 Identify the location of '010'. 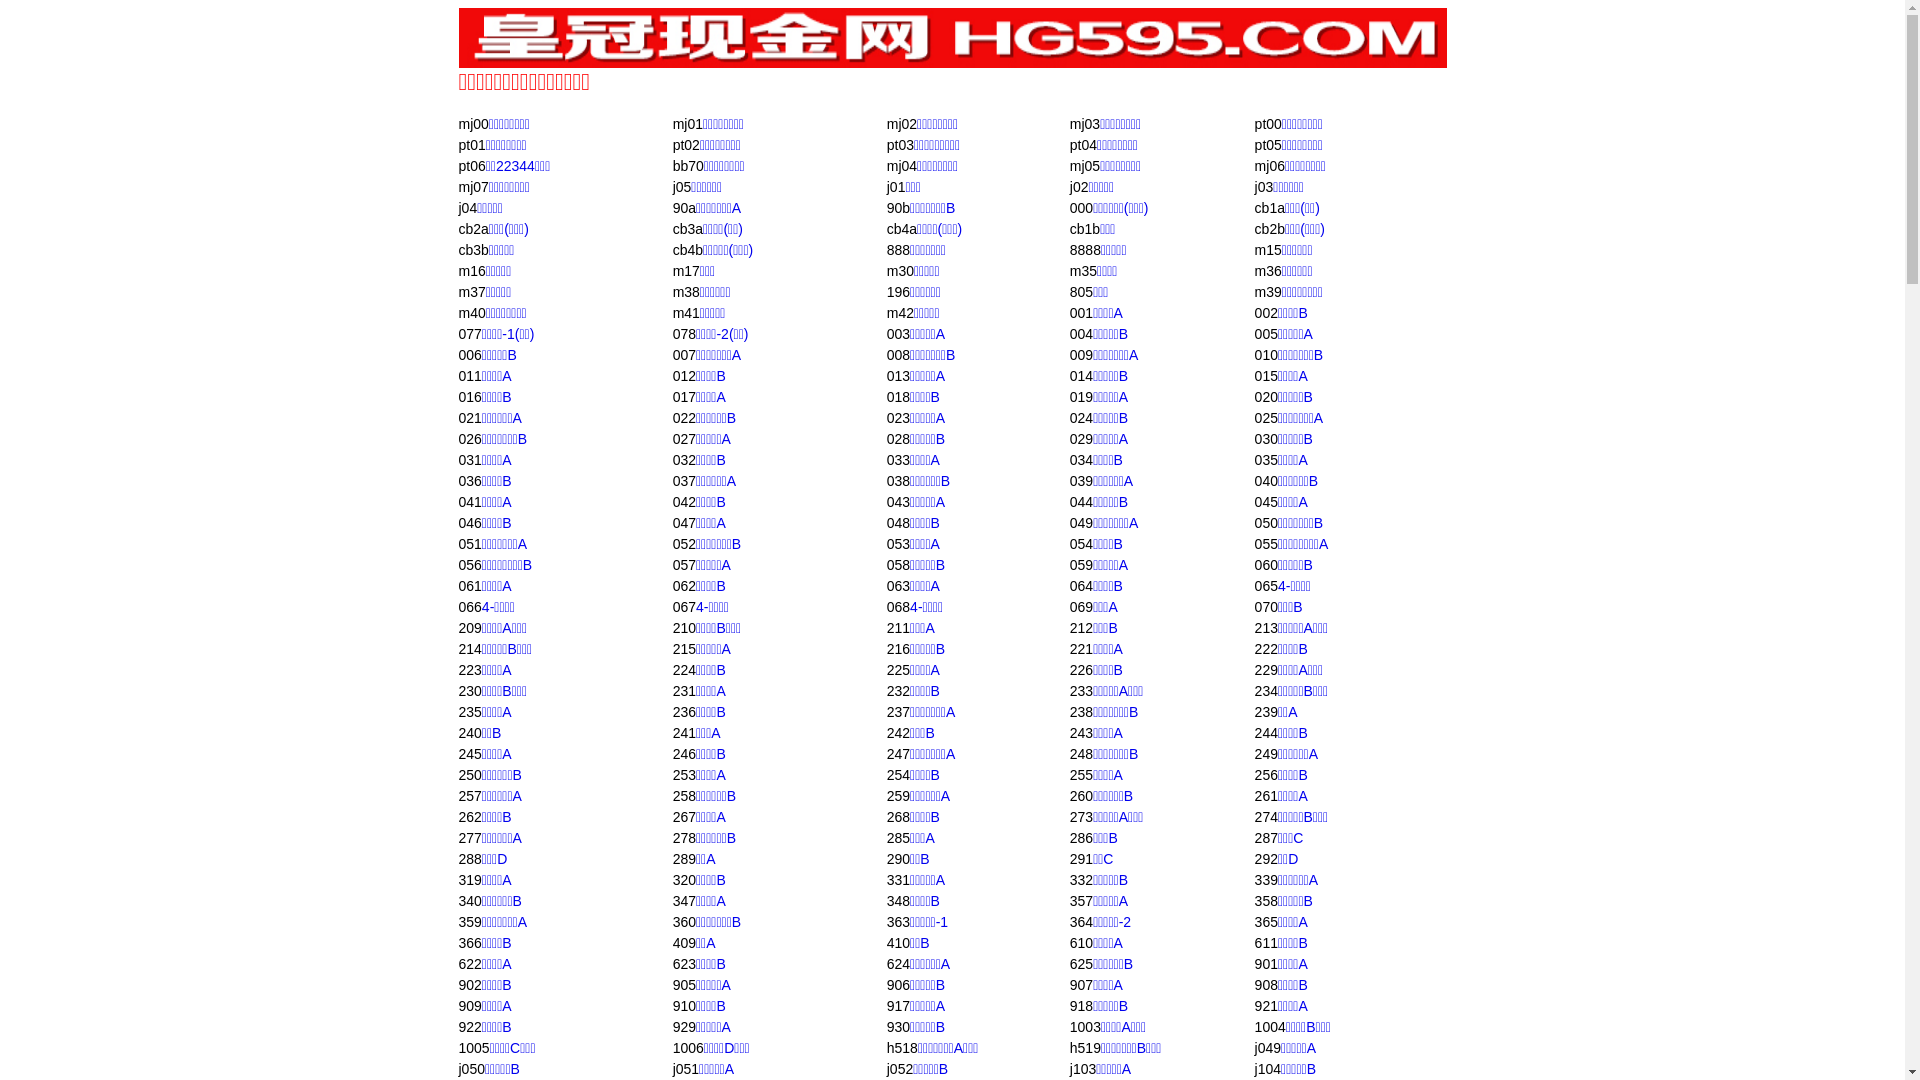
(1265, 353).